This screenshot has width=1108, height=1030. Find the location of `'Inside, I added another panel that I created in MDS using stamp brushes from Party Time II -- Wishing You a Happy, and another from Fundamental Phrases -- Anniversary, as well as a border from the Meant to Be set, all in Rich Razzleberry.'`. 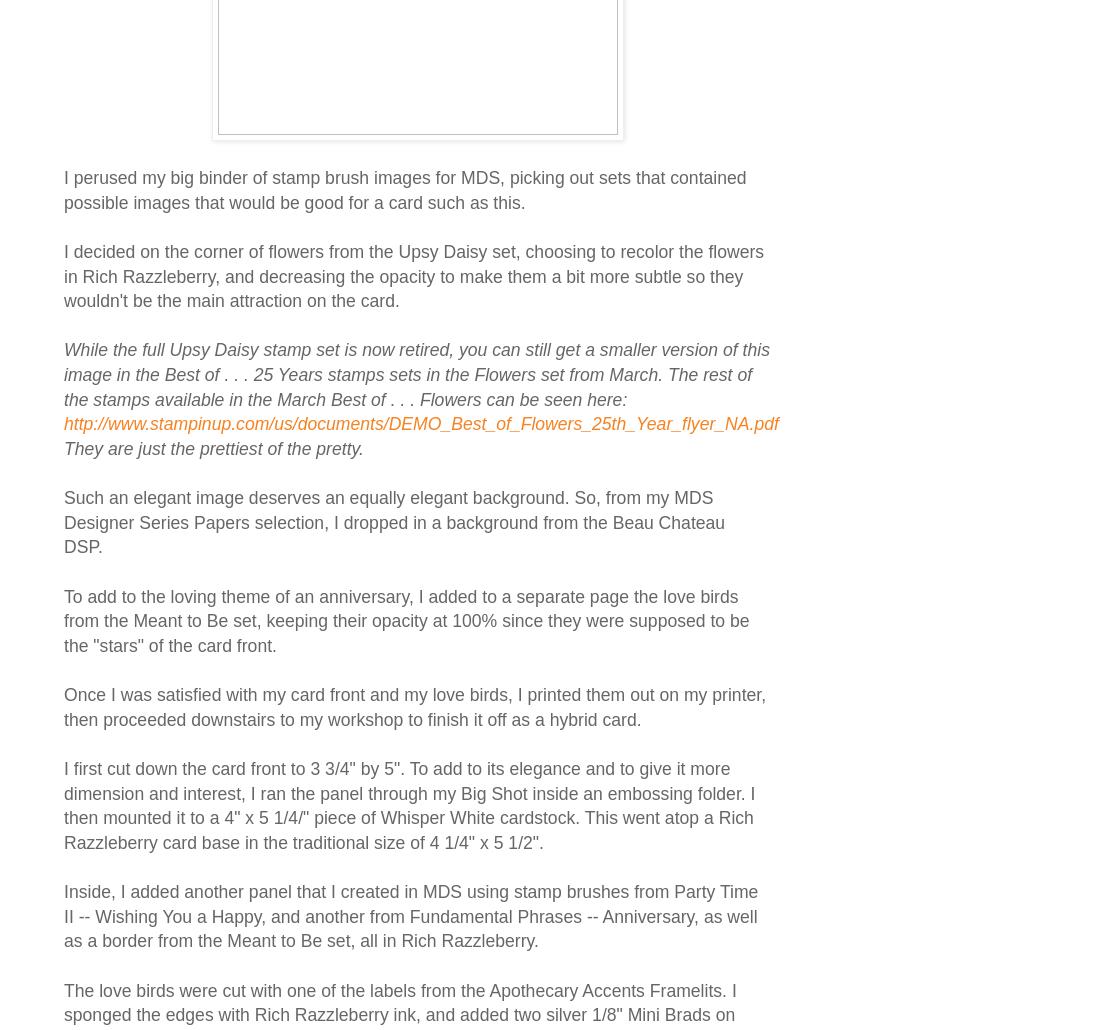

'Inside, I added another panel that I created in MDS using stamp brushes from Party Time II -- Wishing You a Happy, and another from Fundamental Phrases -- Anniversary, as well as a border from the Meant to Be set, all in Rich Razzleberry.' is located at coordinates (410, 916).